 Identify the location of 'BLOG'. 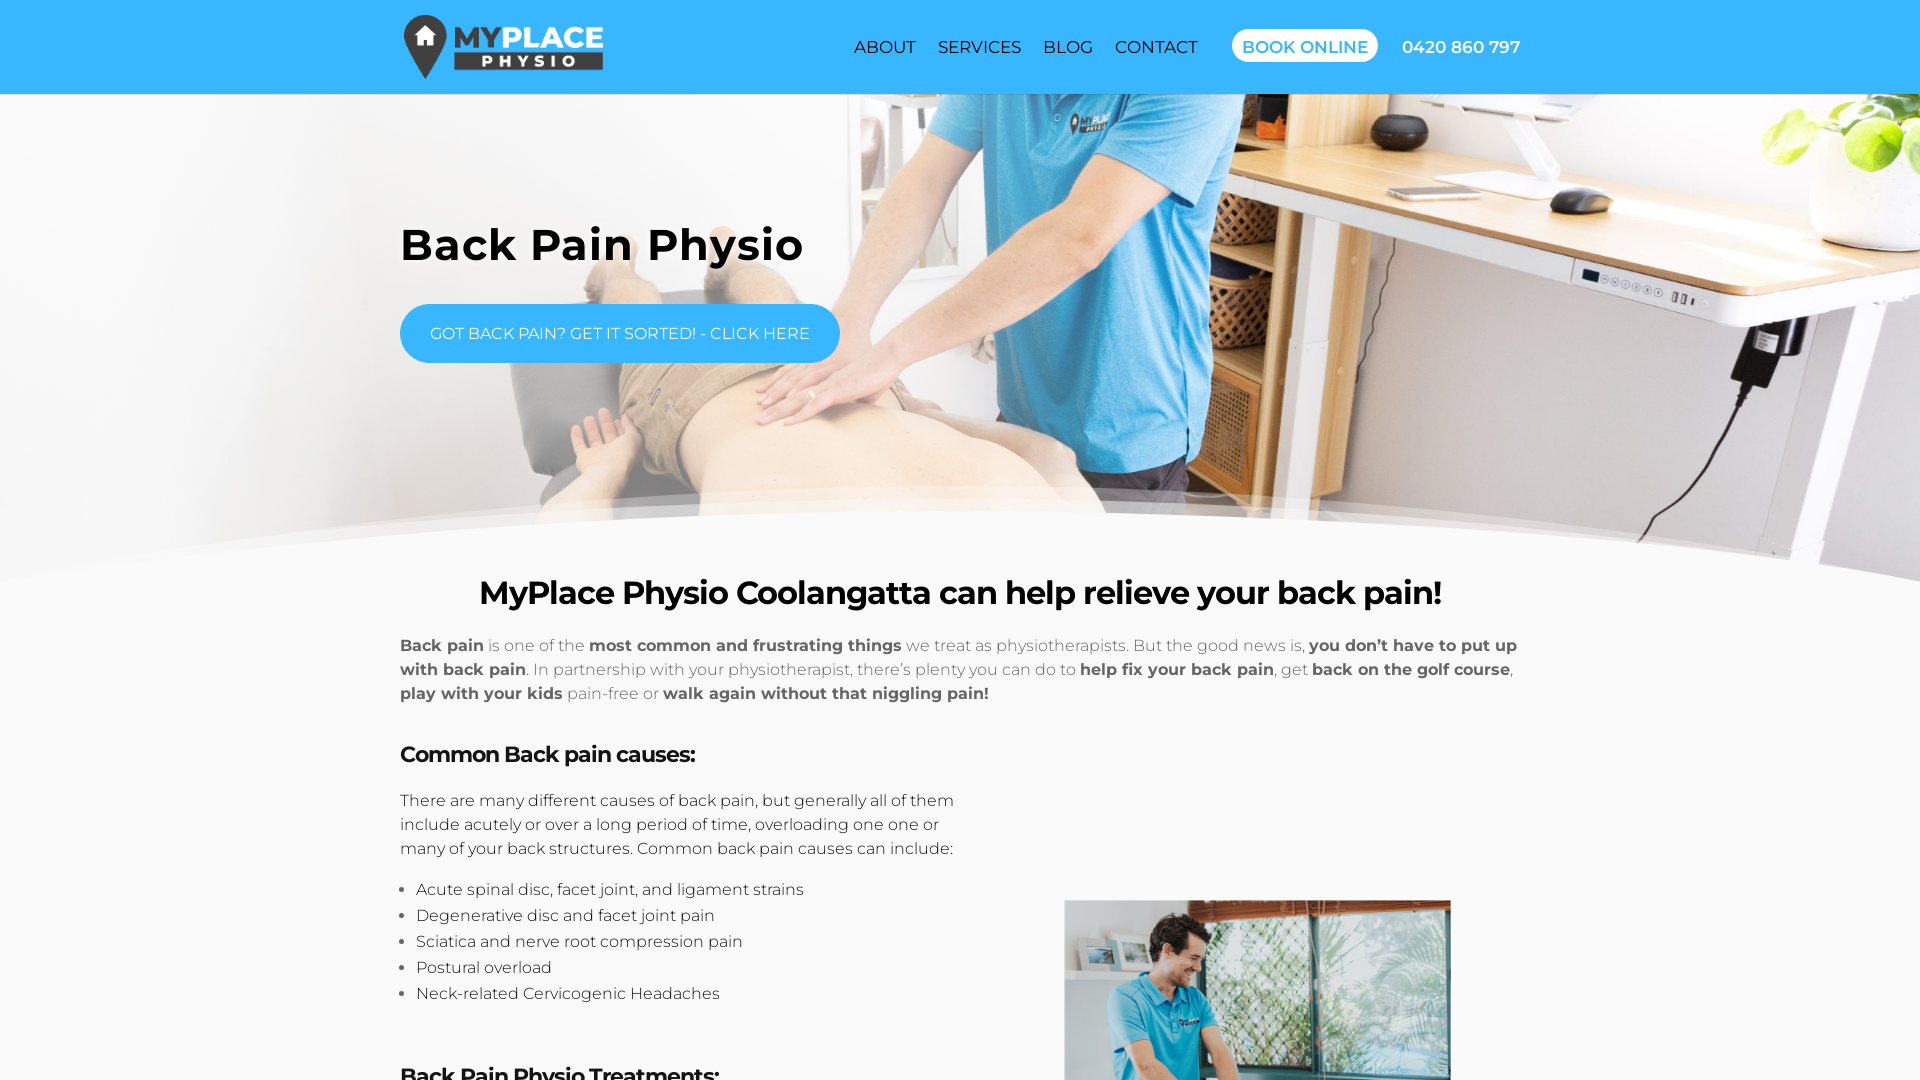
(1066, 45).